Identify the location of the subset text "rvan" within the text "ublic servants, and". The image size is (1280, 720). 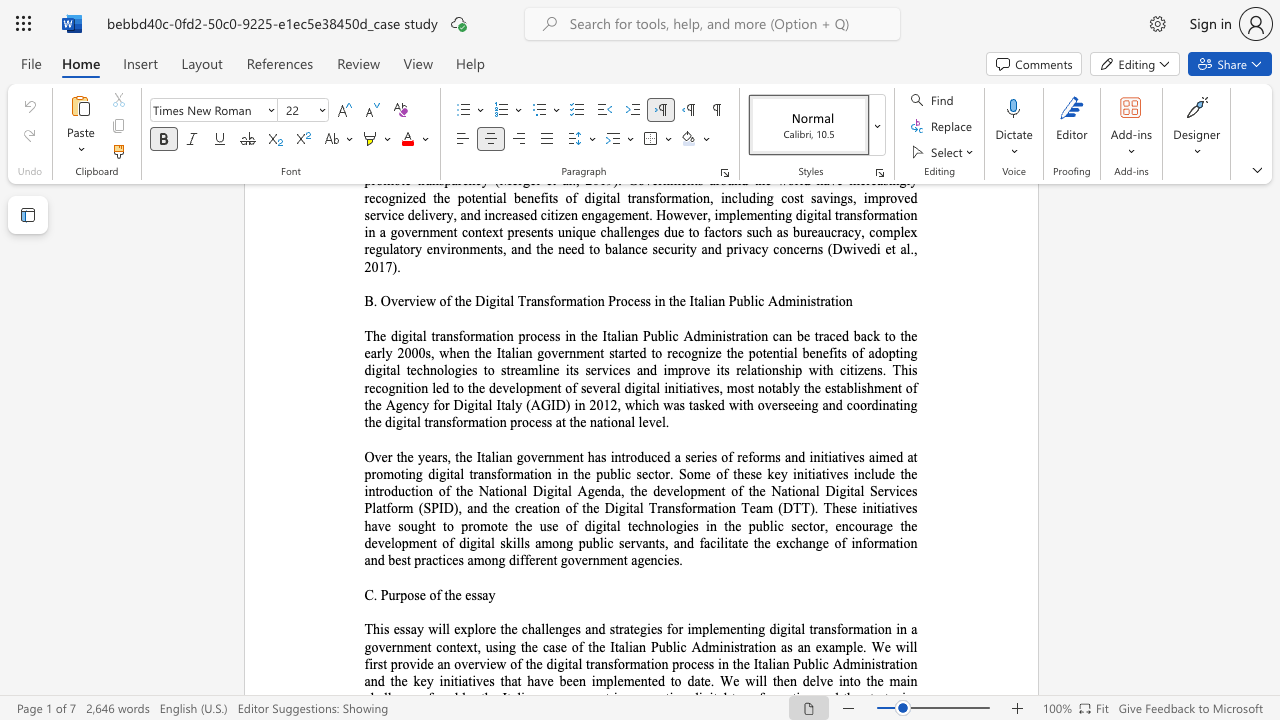
(629, 543).